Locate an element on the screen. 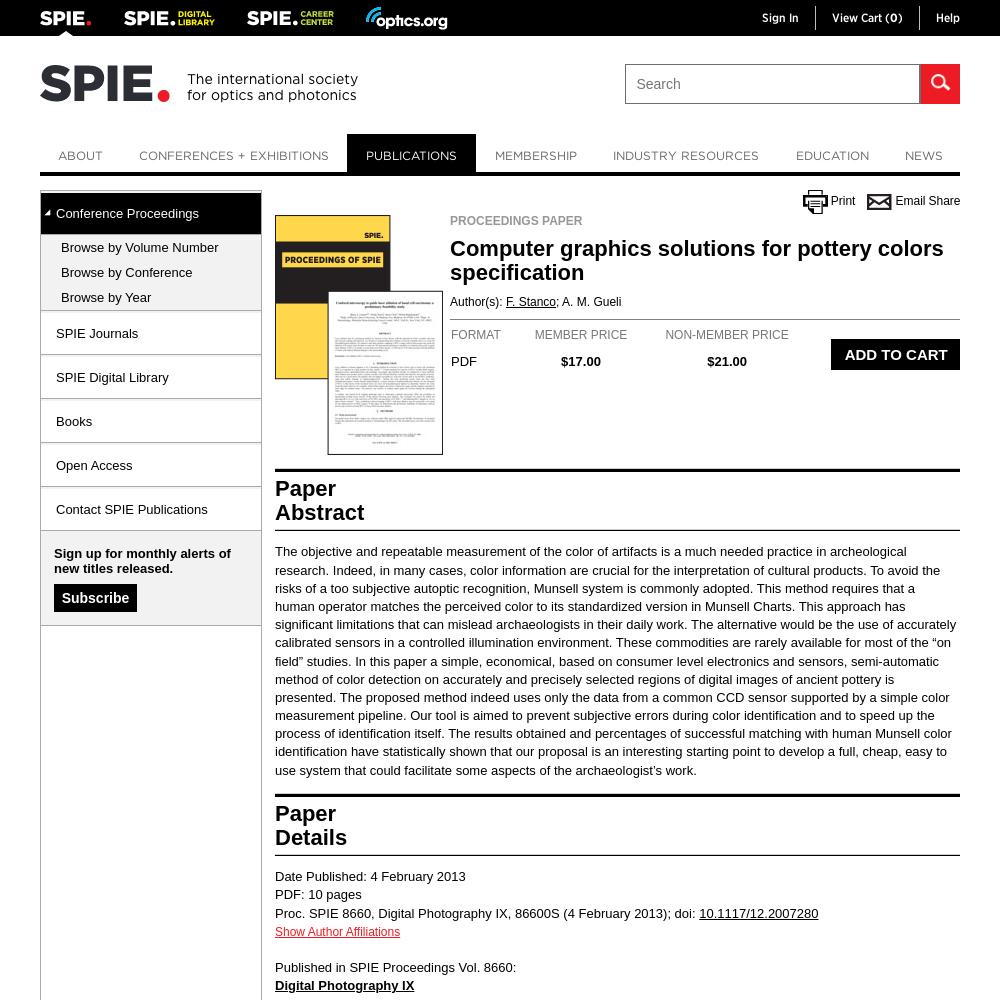 The height and width of the screenshot is (1000, 1000). 'Digital Photography IX' is located at coordinates (343, 984).